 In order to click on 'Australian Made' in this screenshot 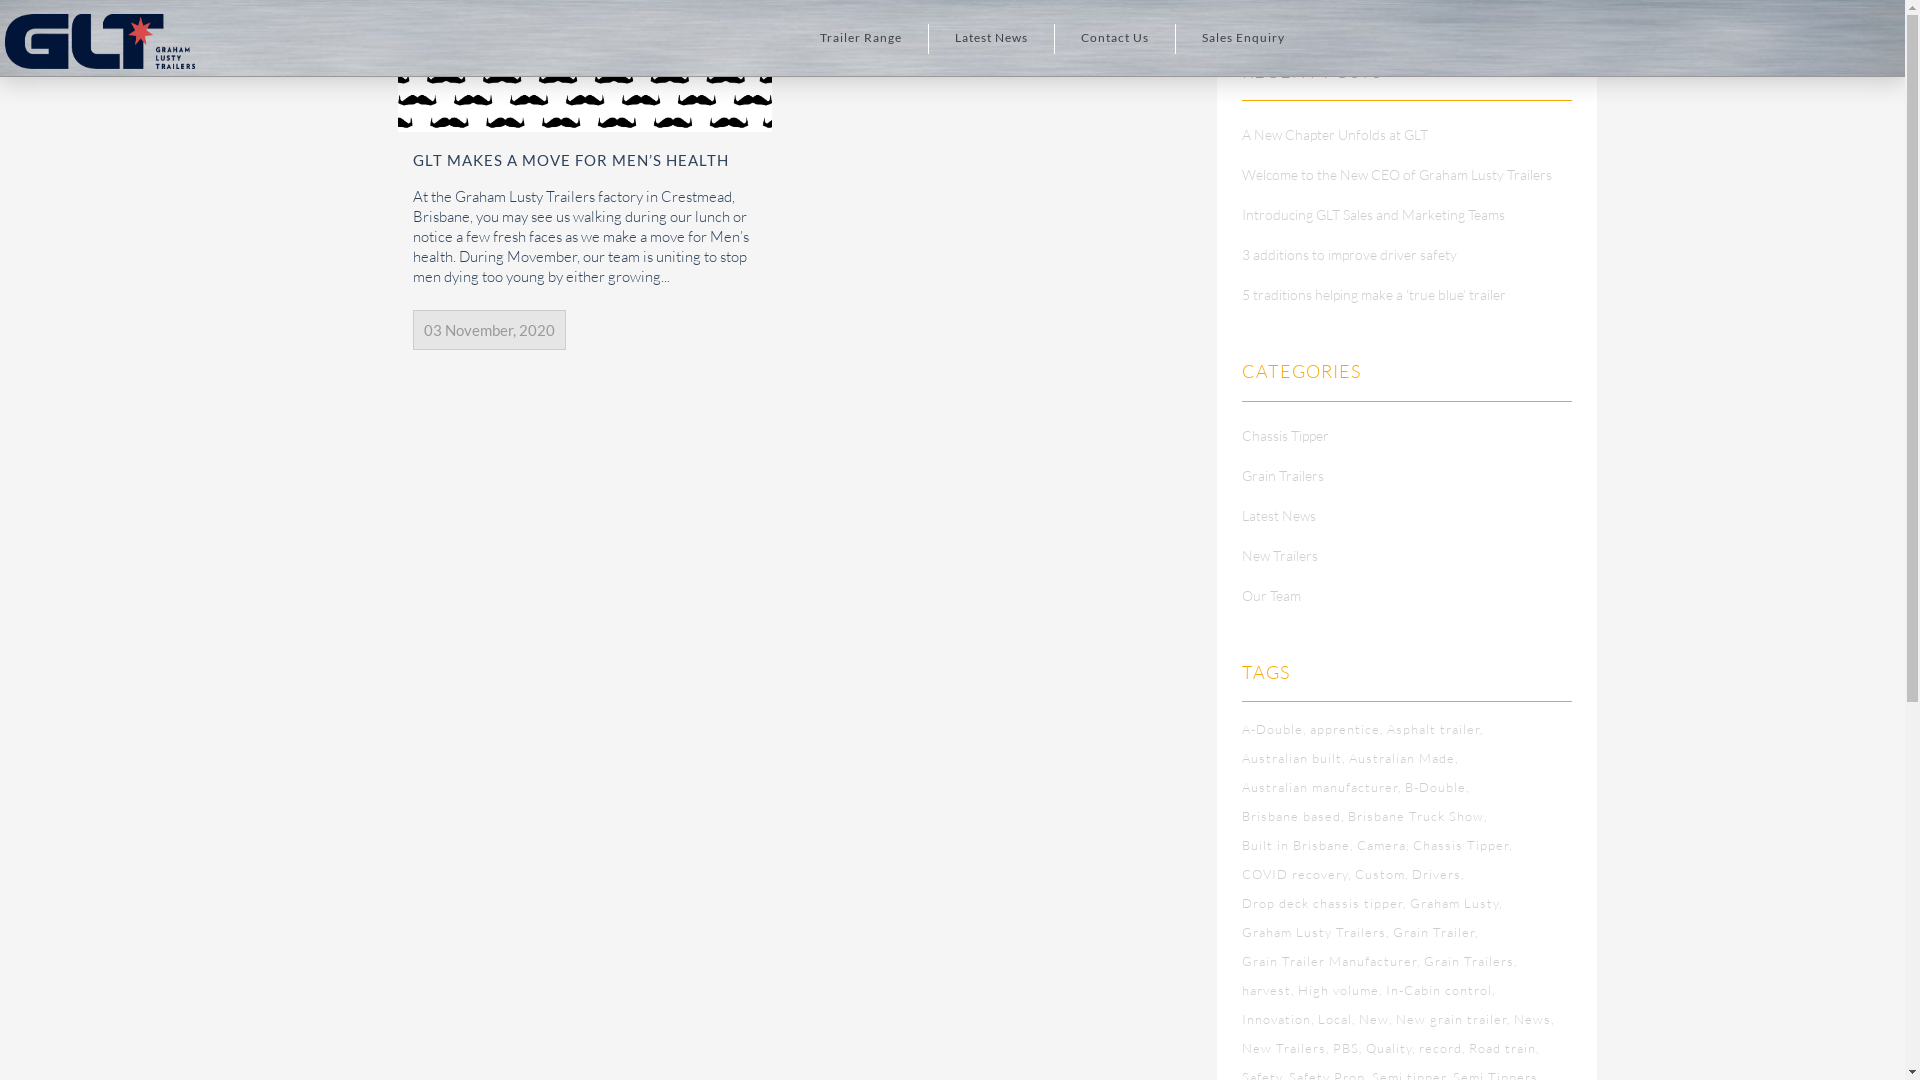, I will do `click(1402, 758)`.